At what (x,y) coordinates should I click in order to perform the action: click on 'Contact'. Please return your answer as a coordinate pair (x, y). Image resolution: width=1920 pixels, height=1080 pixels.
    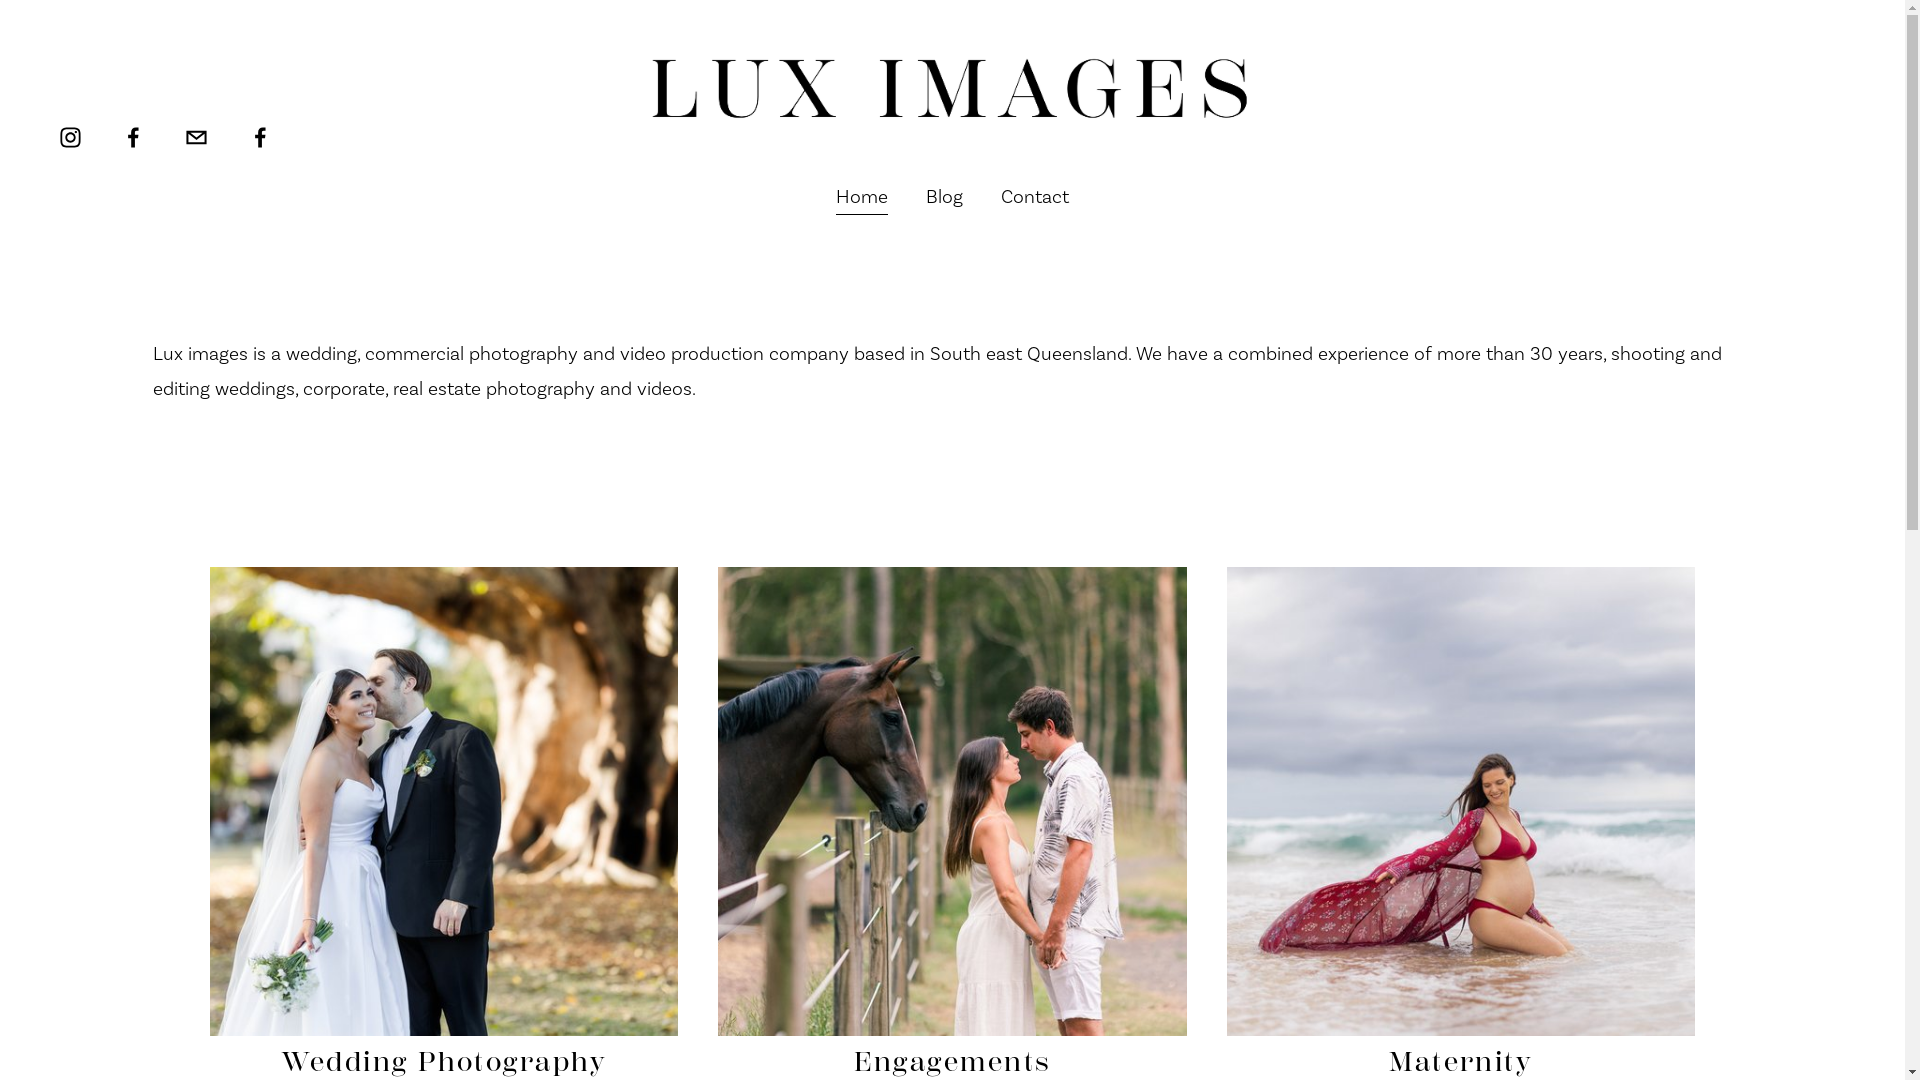
    Looking at the image, I should click on (1035, 196).